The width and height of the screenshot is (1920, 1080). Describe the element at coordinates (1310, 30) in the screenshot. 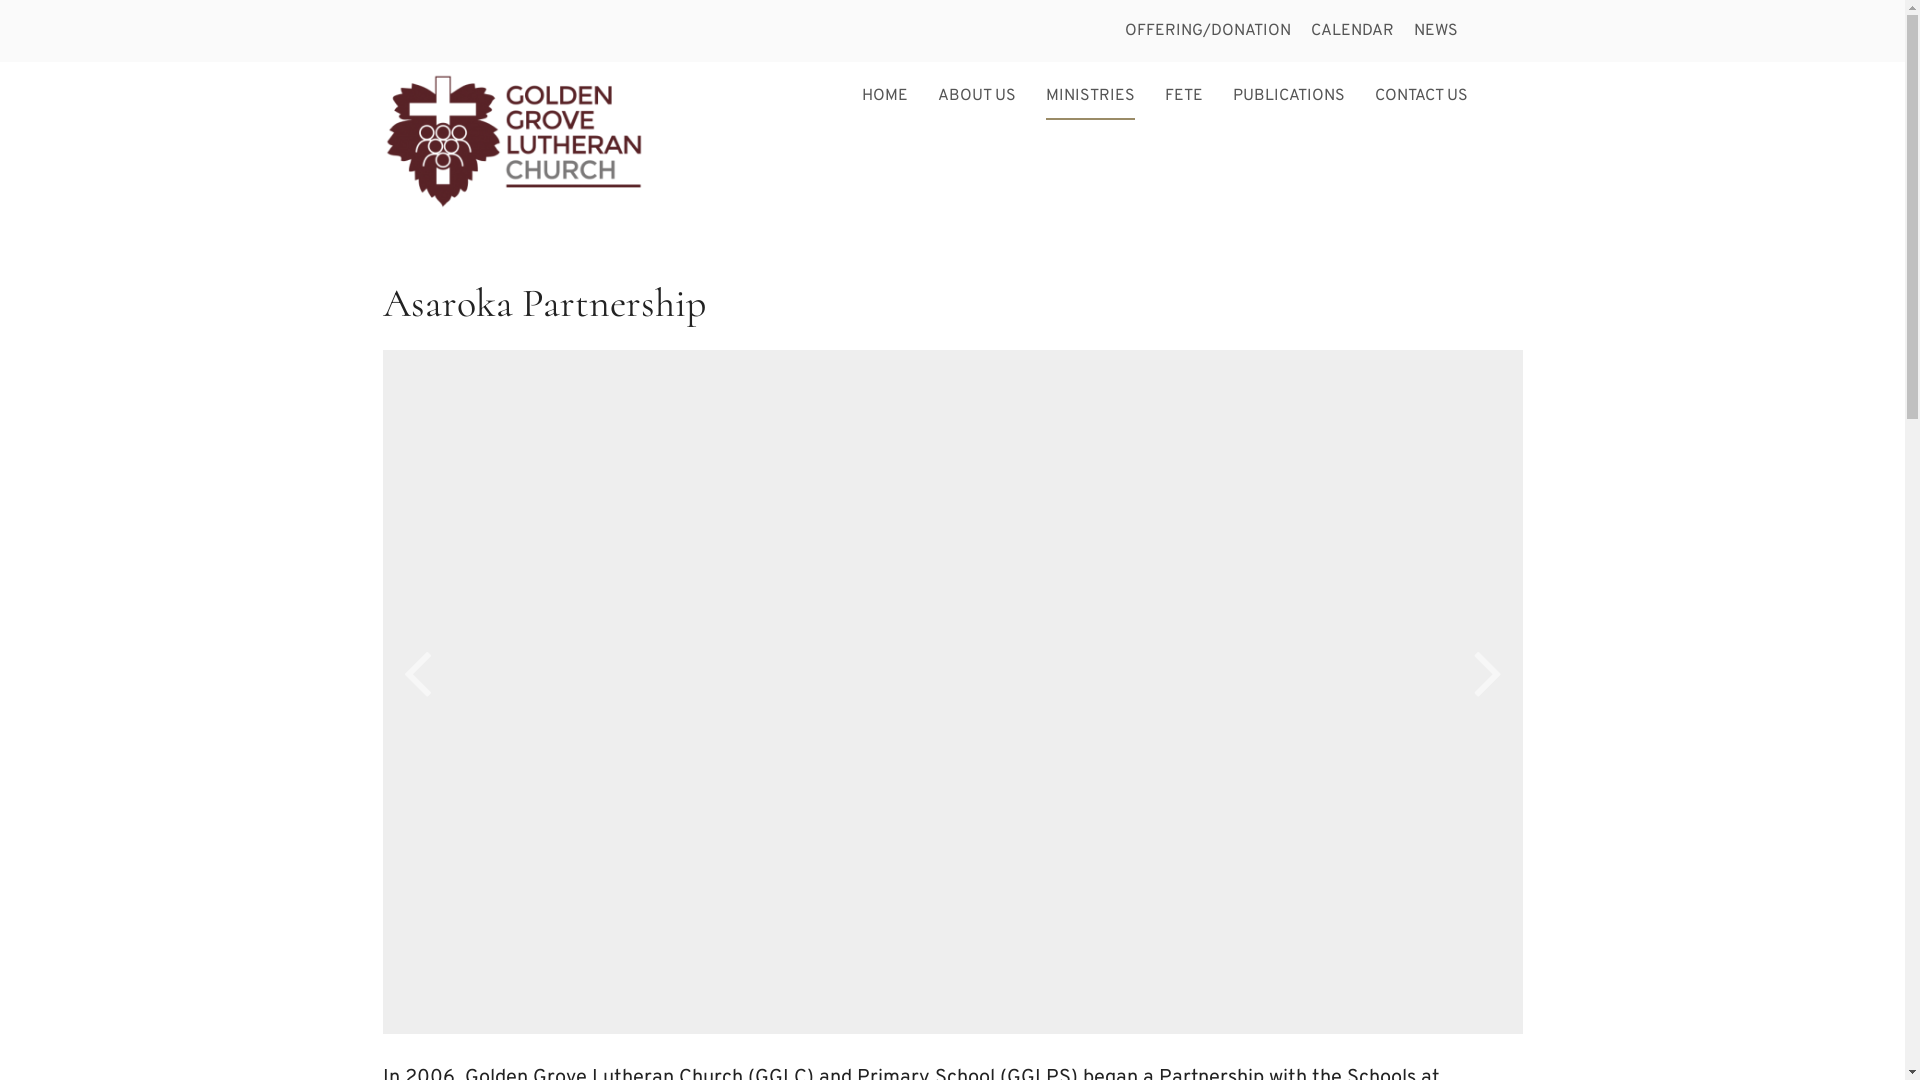

I see `'CALENDAR'` at that location.